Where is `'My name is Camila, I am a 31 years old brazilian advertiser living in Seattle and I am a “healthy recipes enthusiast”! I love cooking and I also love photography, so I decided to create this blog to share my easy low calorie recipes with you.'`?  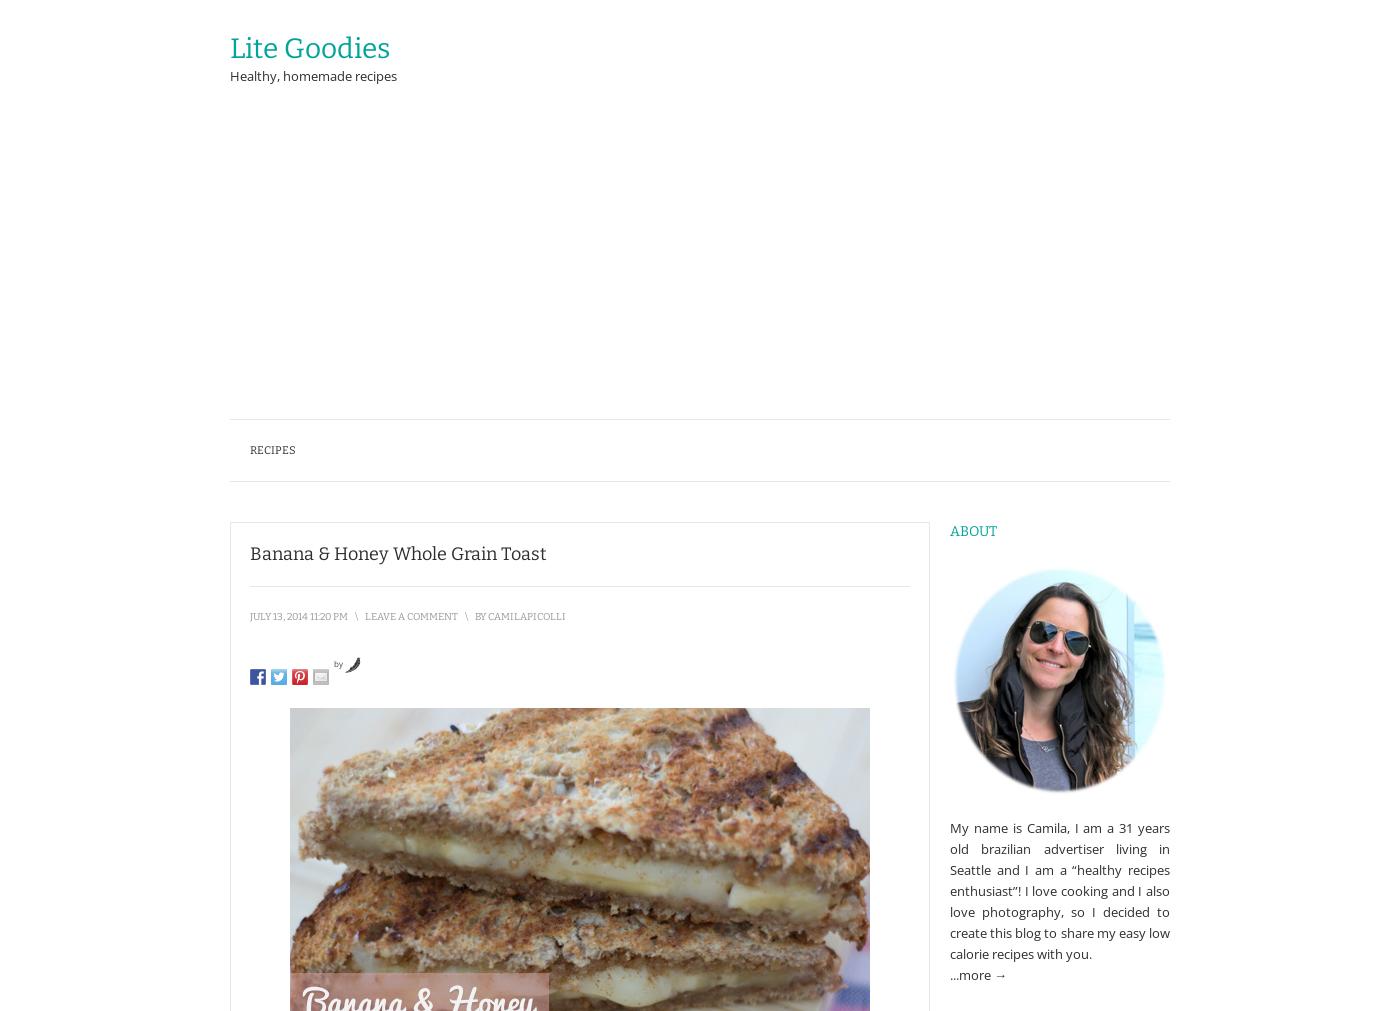
'My name is Camila, I am a 31 years old brazilian advertiser living in Seattle and I am a “healthy recipes enthusiast”! I love cooking and I also love photography, so I decided to create this blog to share my easy low calorie recipes with you.' is located at coordinates (1059, 890).